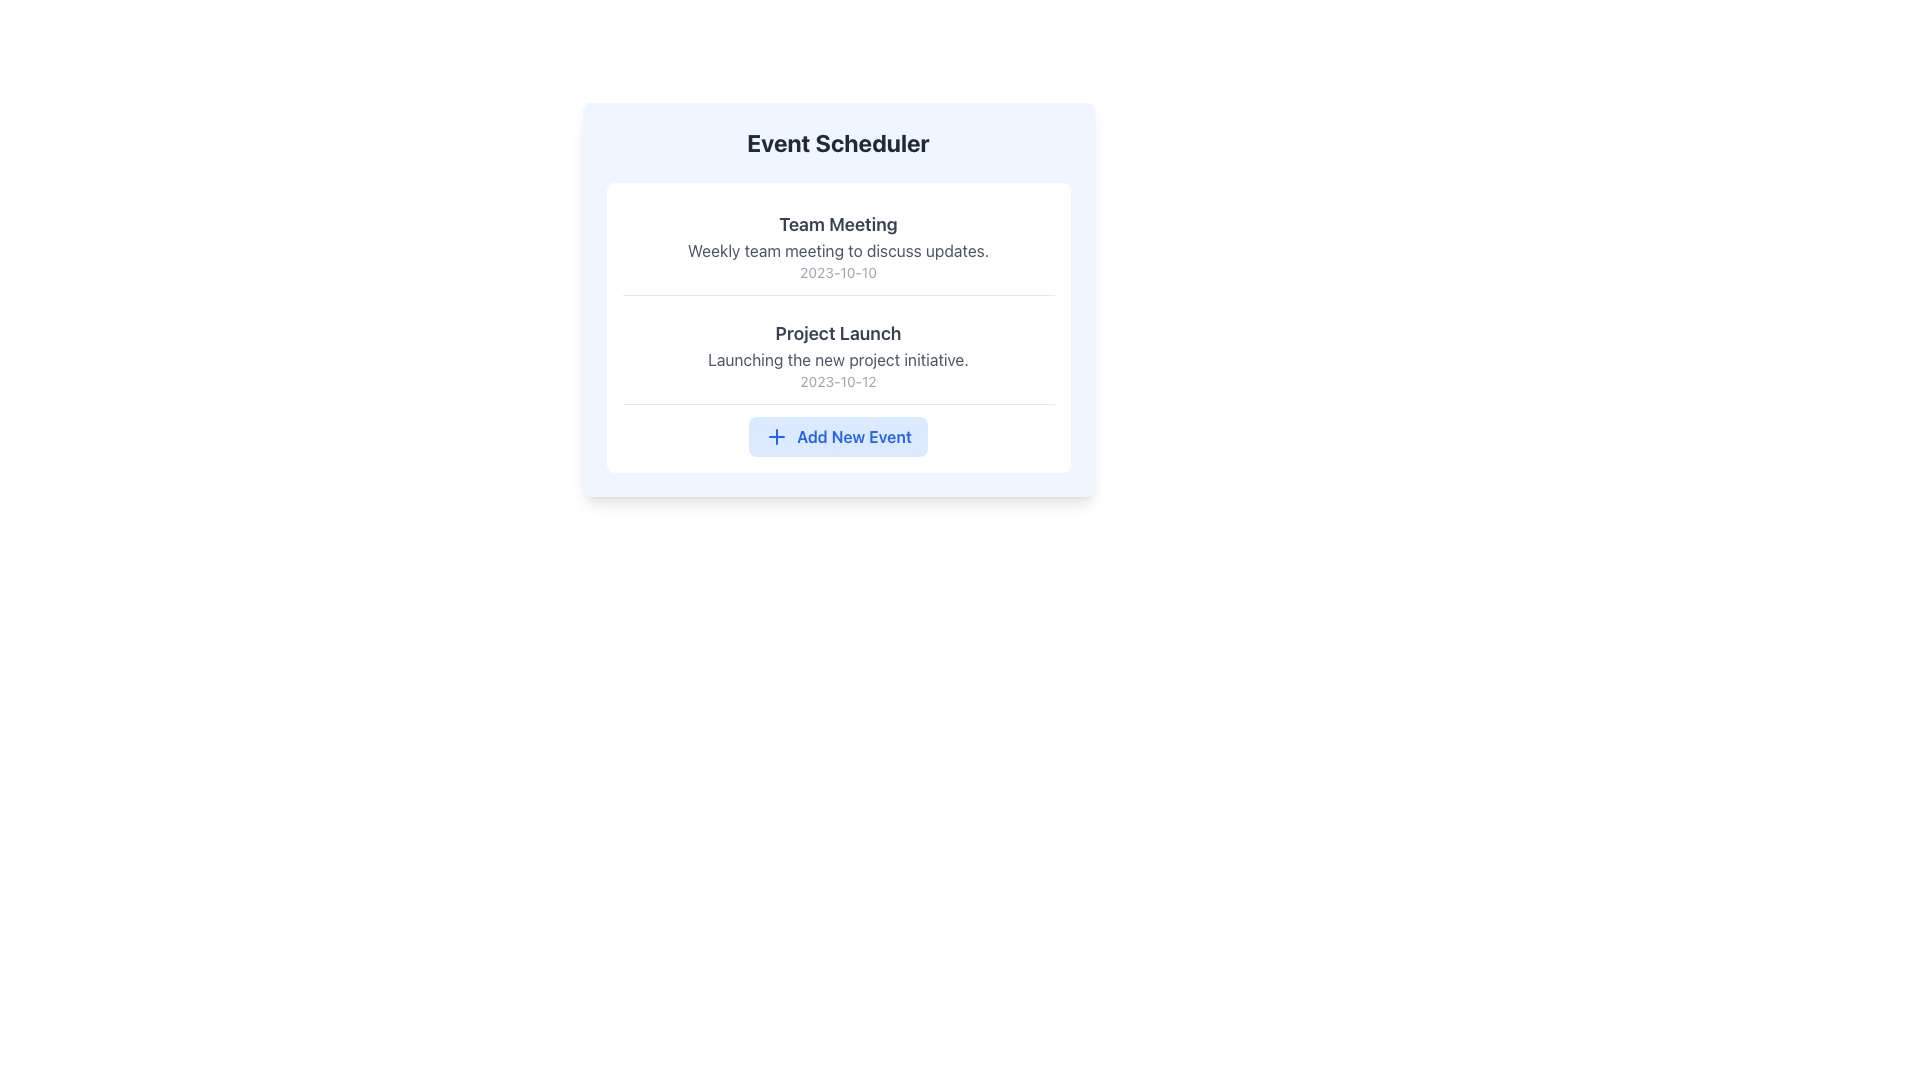  Describe the element at coordinates (776, 435) in the screenshot. I see `the plus icon inside the 'Add New Event' button located at the bottom-center of the 'Event Scheduler' panel to initiate the add action` at that location.